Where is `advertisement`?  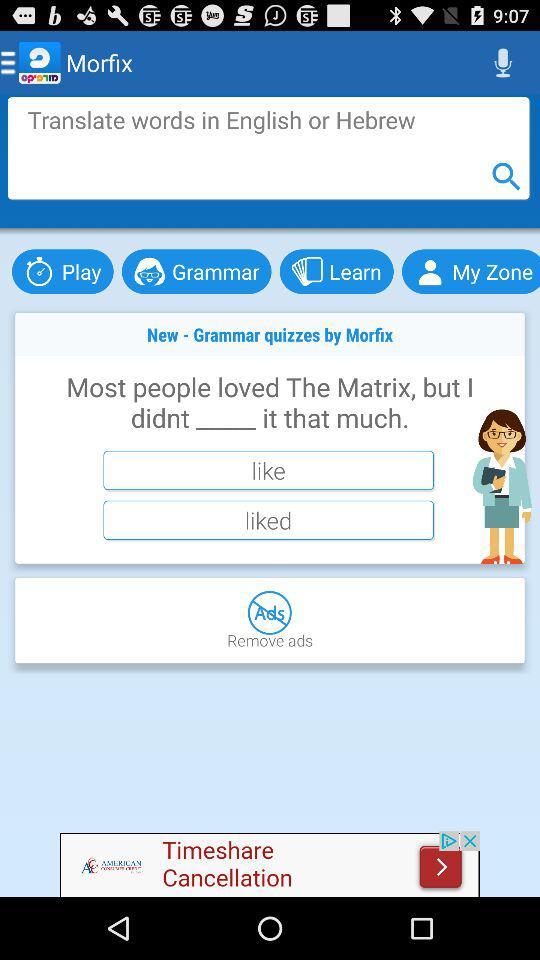 advertisement is located at coordinates (270, 863).